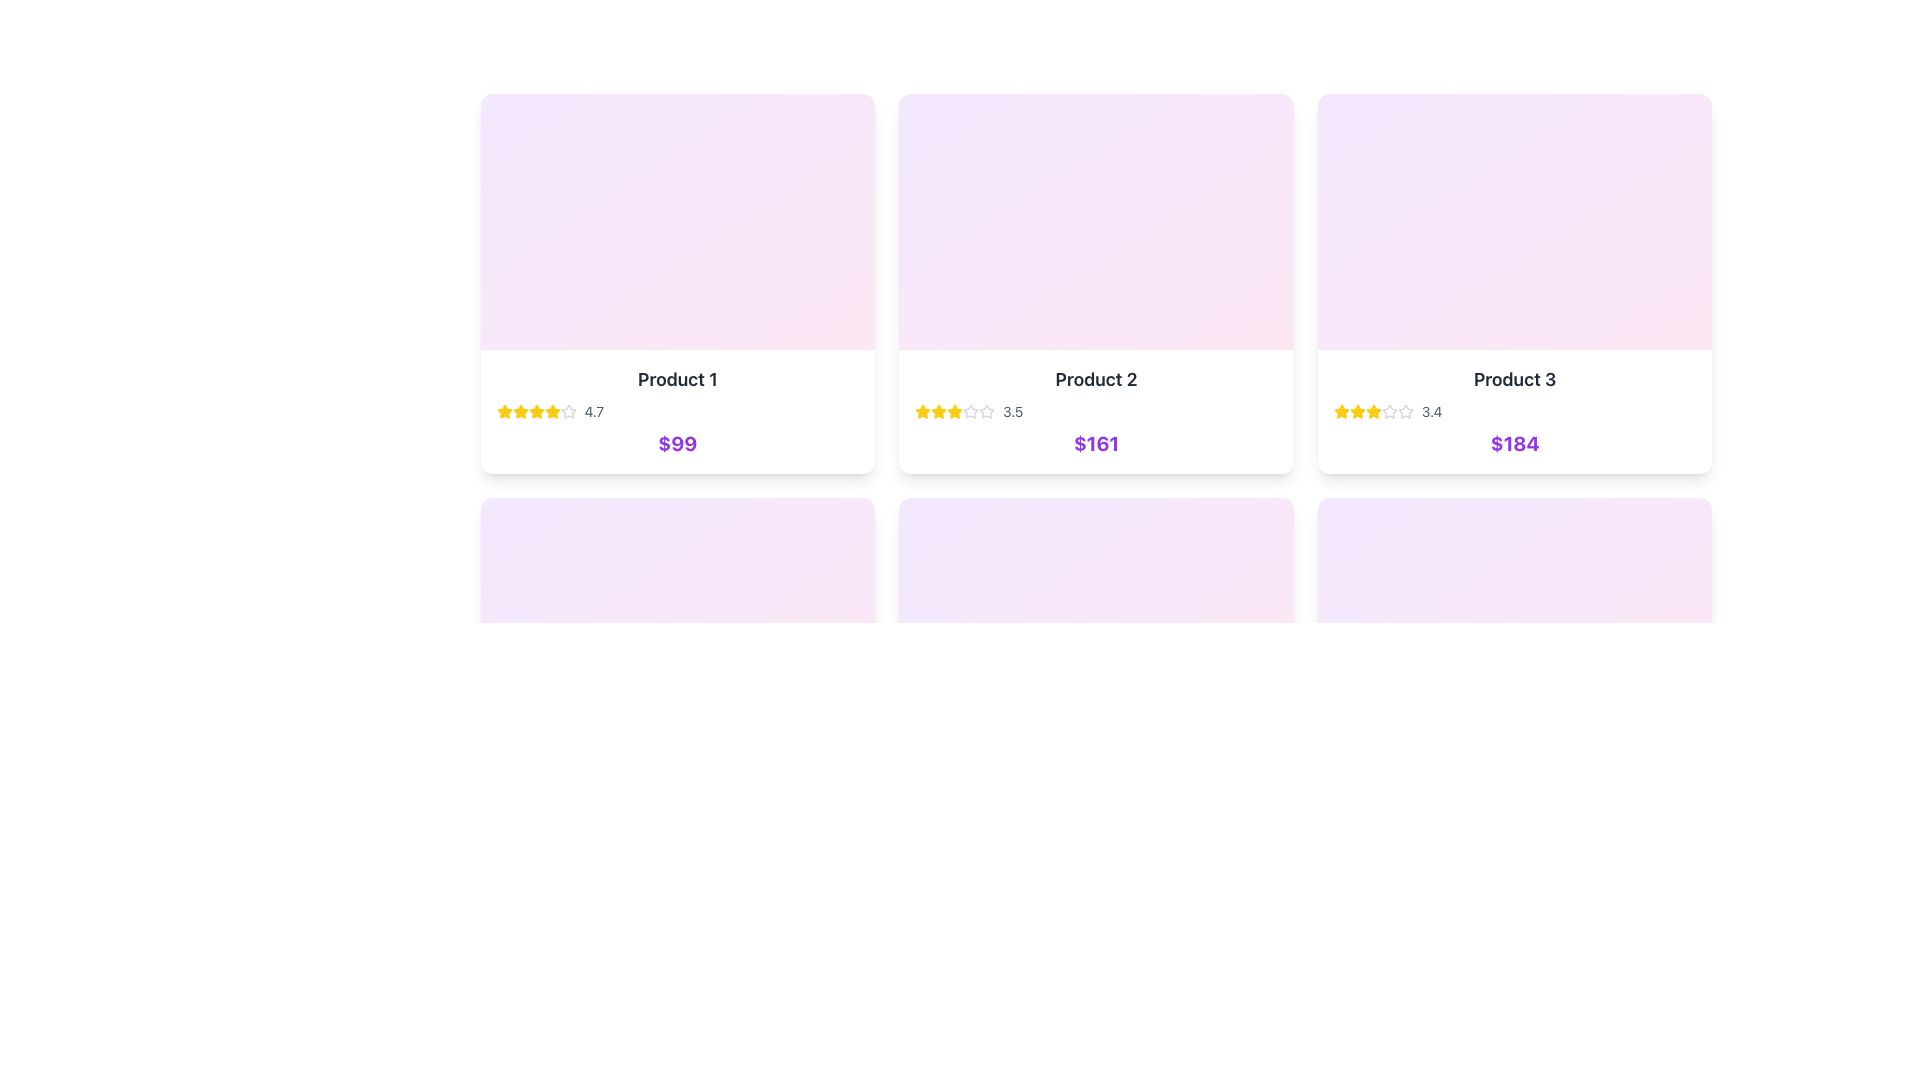 The width and height of the screenshot is (1920, 1080). Describe the element at coordinates (1013, 411) in the screenshot. I see `the text label that displays the numerical representation of the star rating for 'Product 2', located within the star rating system` at that location.